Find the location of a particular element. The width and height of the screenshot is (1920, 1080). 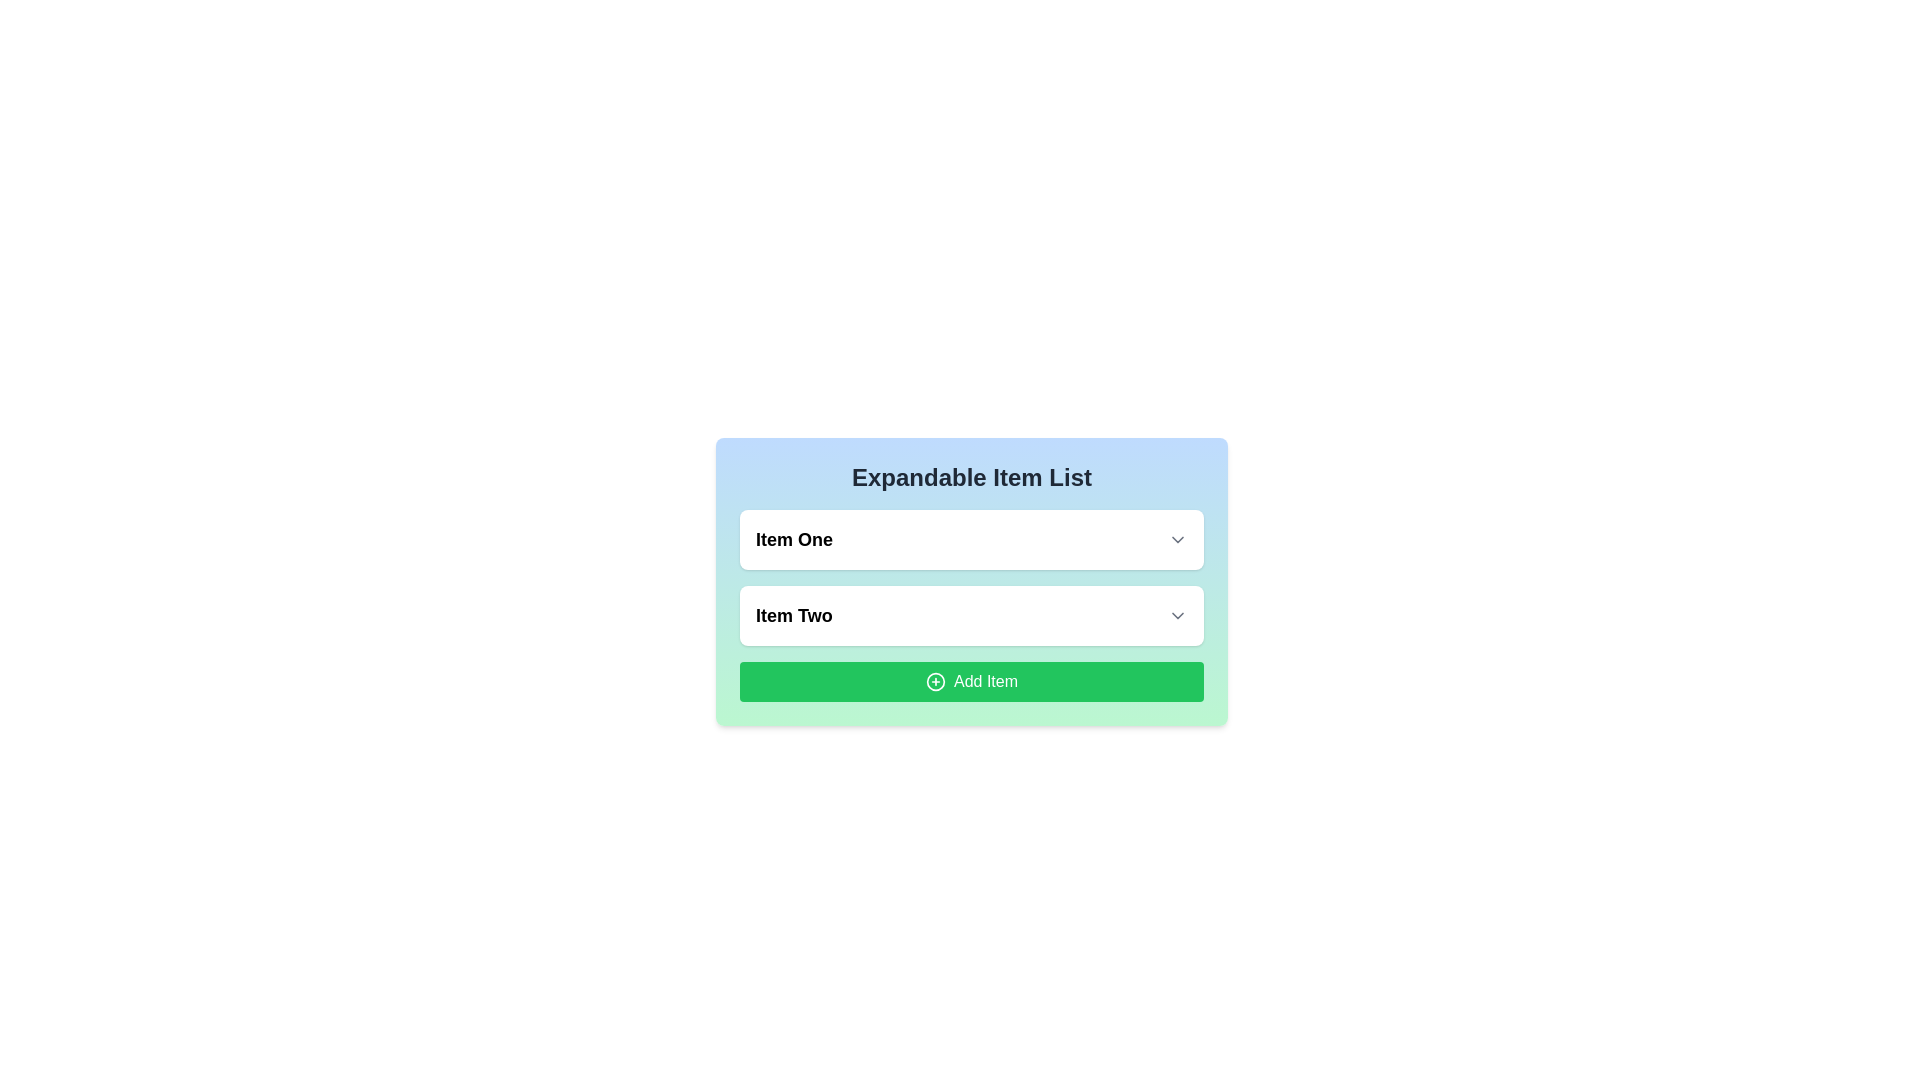

the text label displaying 'Item One', which is in bold and slightly larger font, positioned at the top of a vertically oriented list is located at coordinates (793, 540).